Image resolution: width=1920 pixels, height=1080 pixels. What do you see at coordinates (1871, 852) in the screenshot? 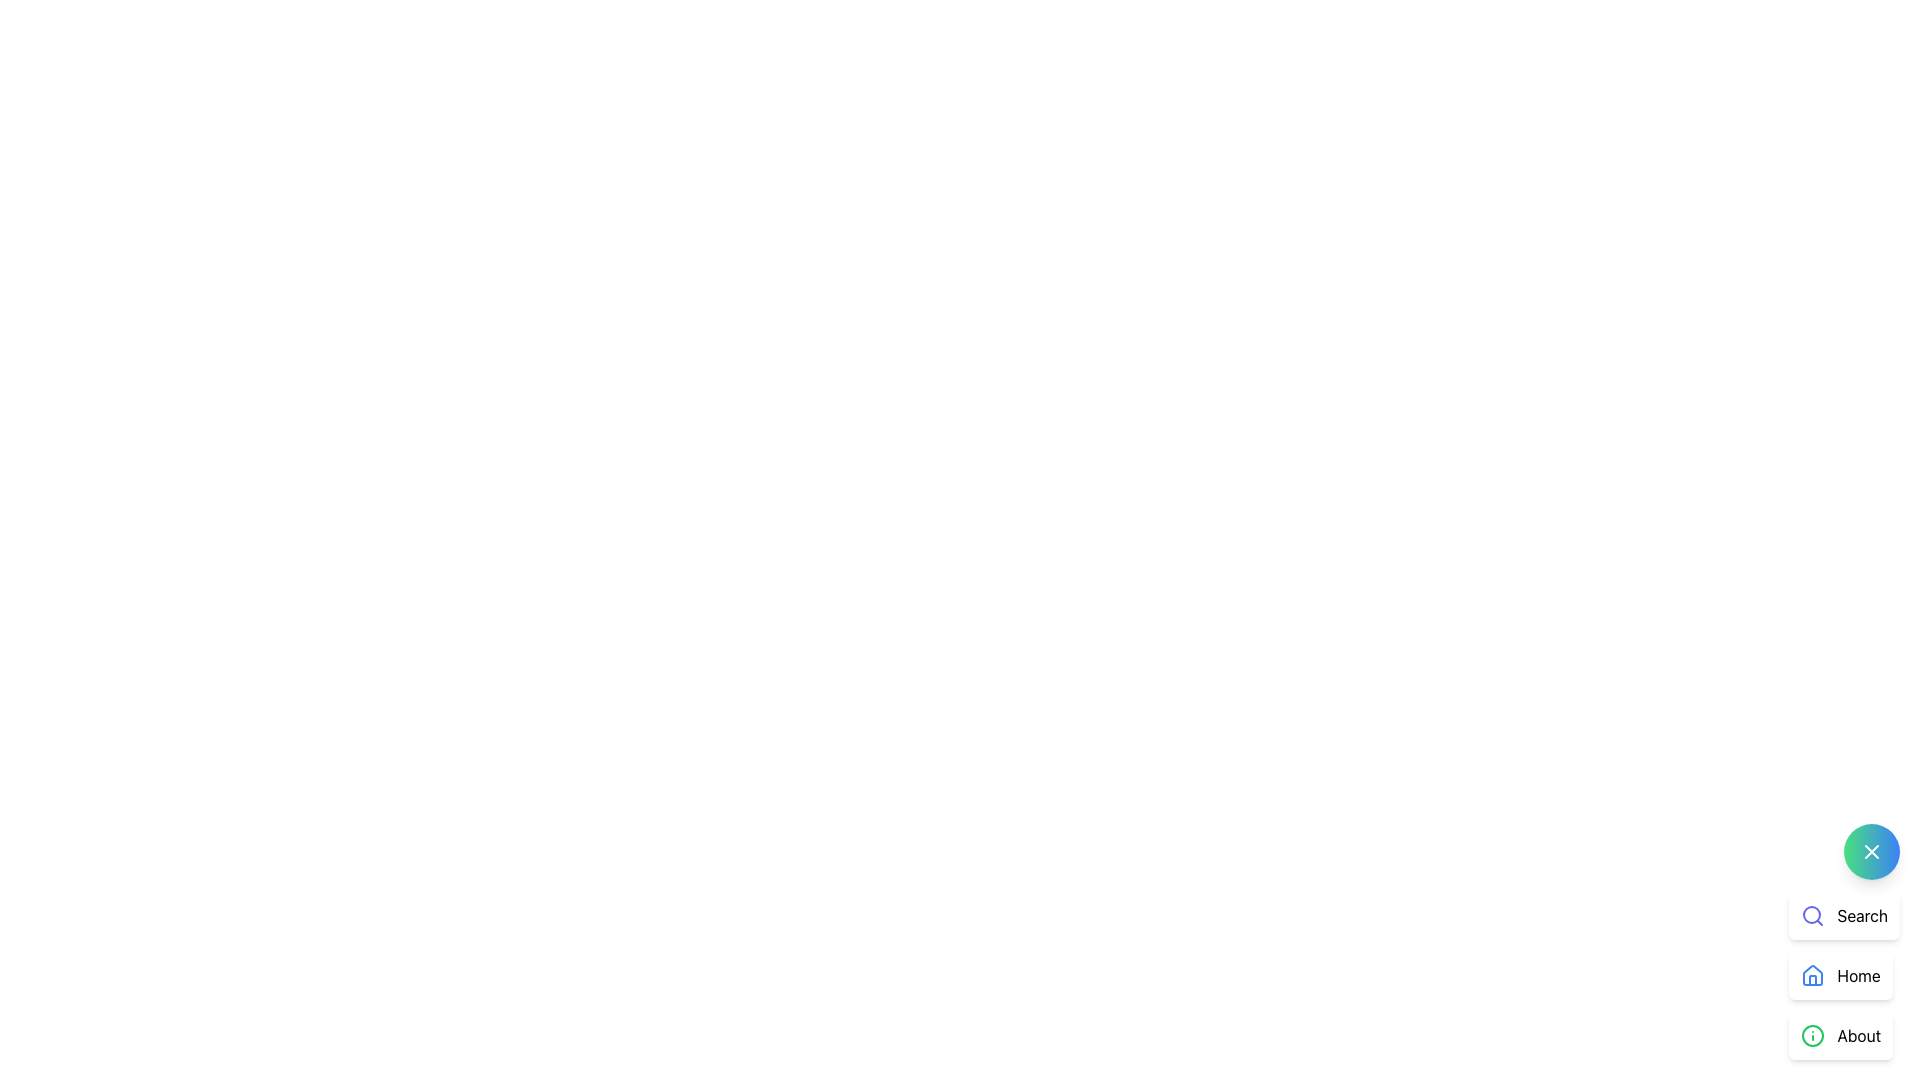
I see `the circular button with a gradient background containing a diagonal cross icon for a tooltip` at bounding box center [1871, 852].